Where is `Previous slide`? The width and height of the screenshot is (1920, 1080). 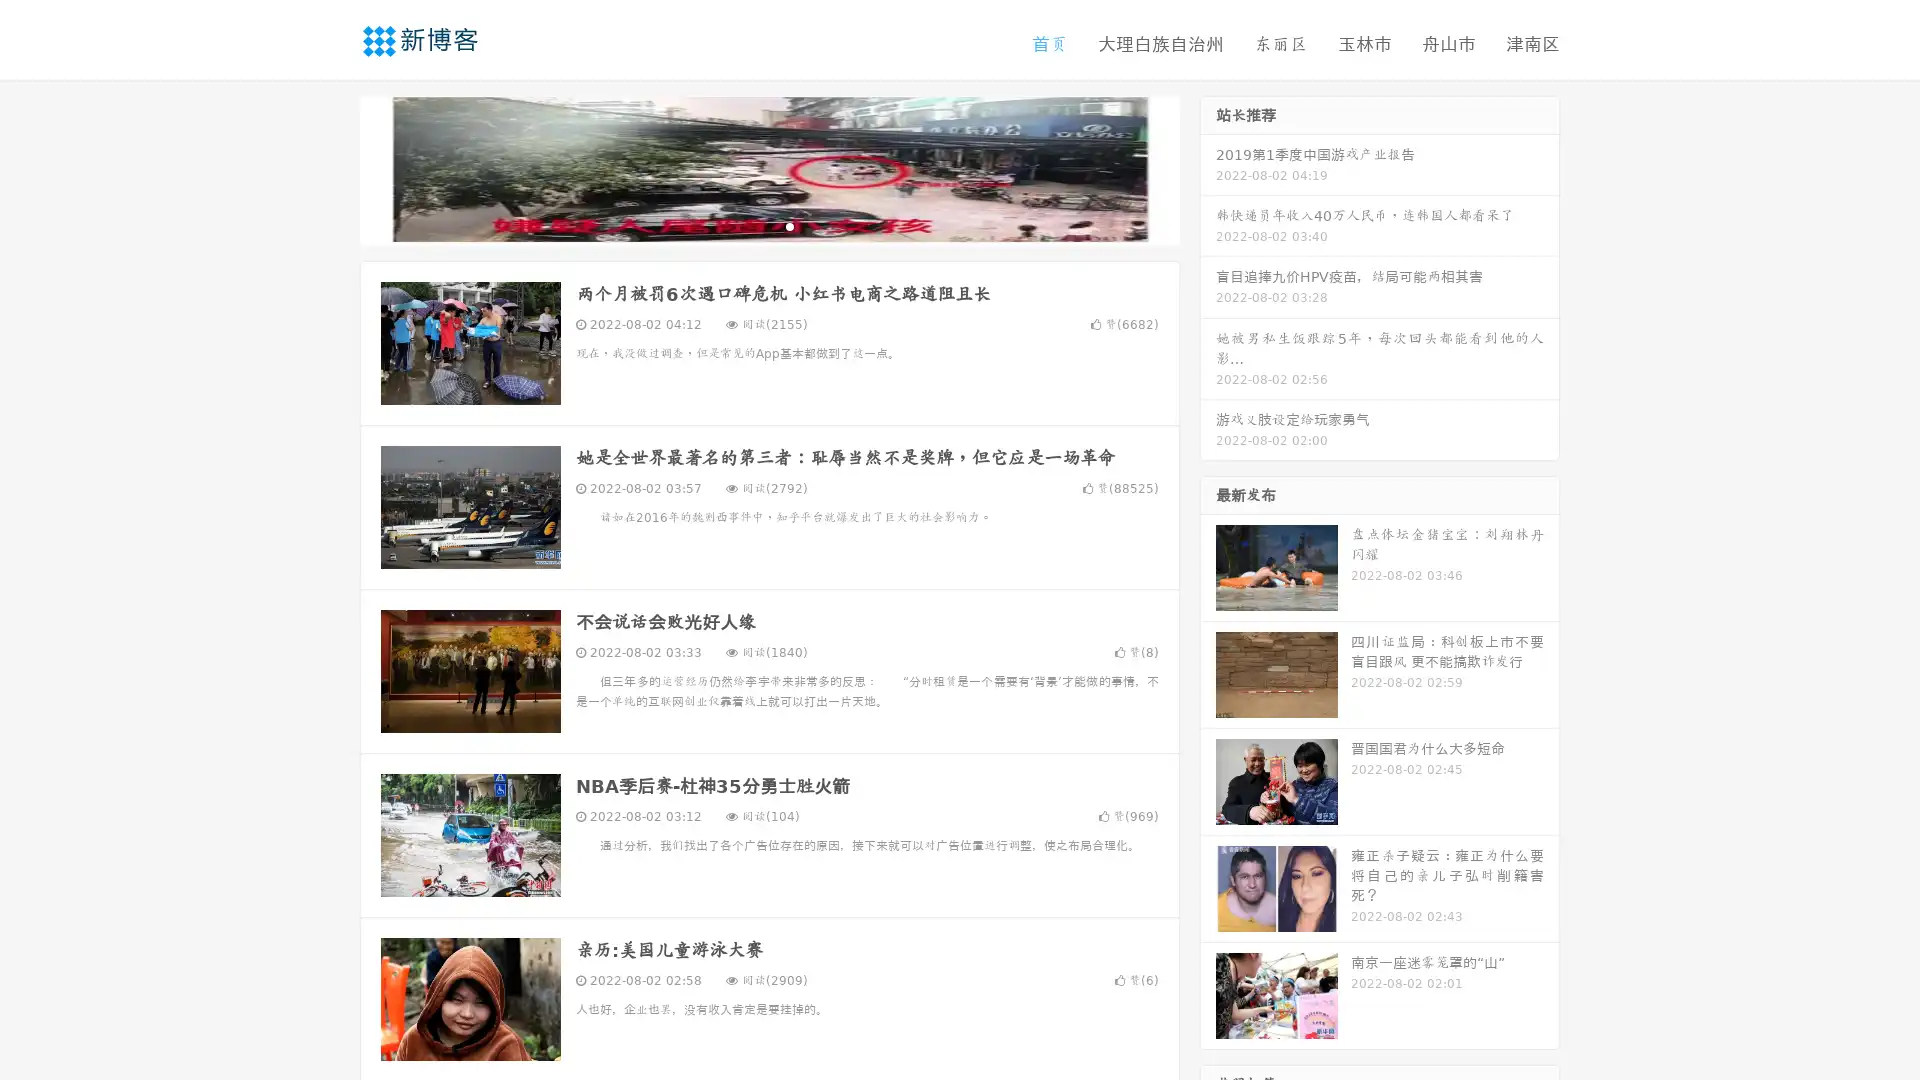 Previous slide is located at coordinates (330, 168).